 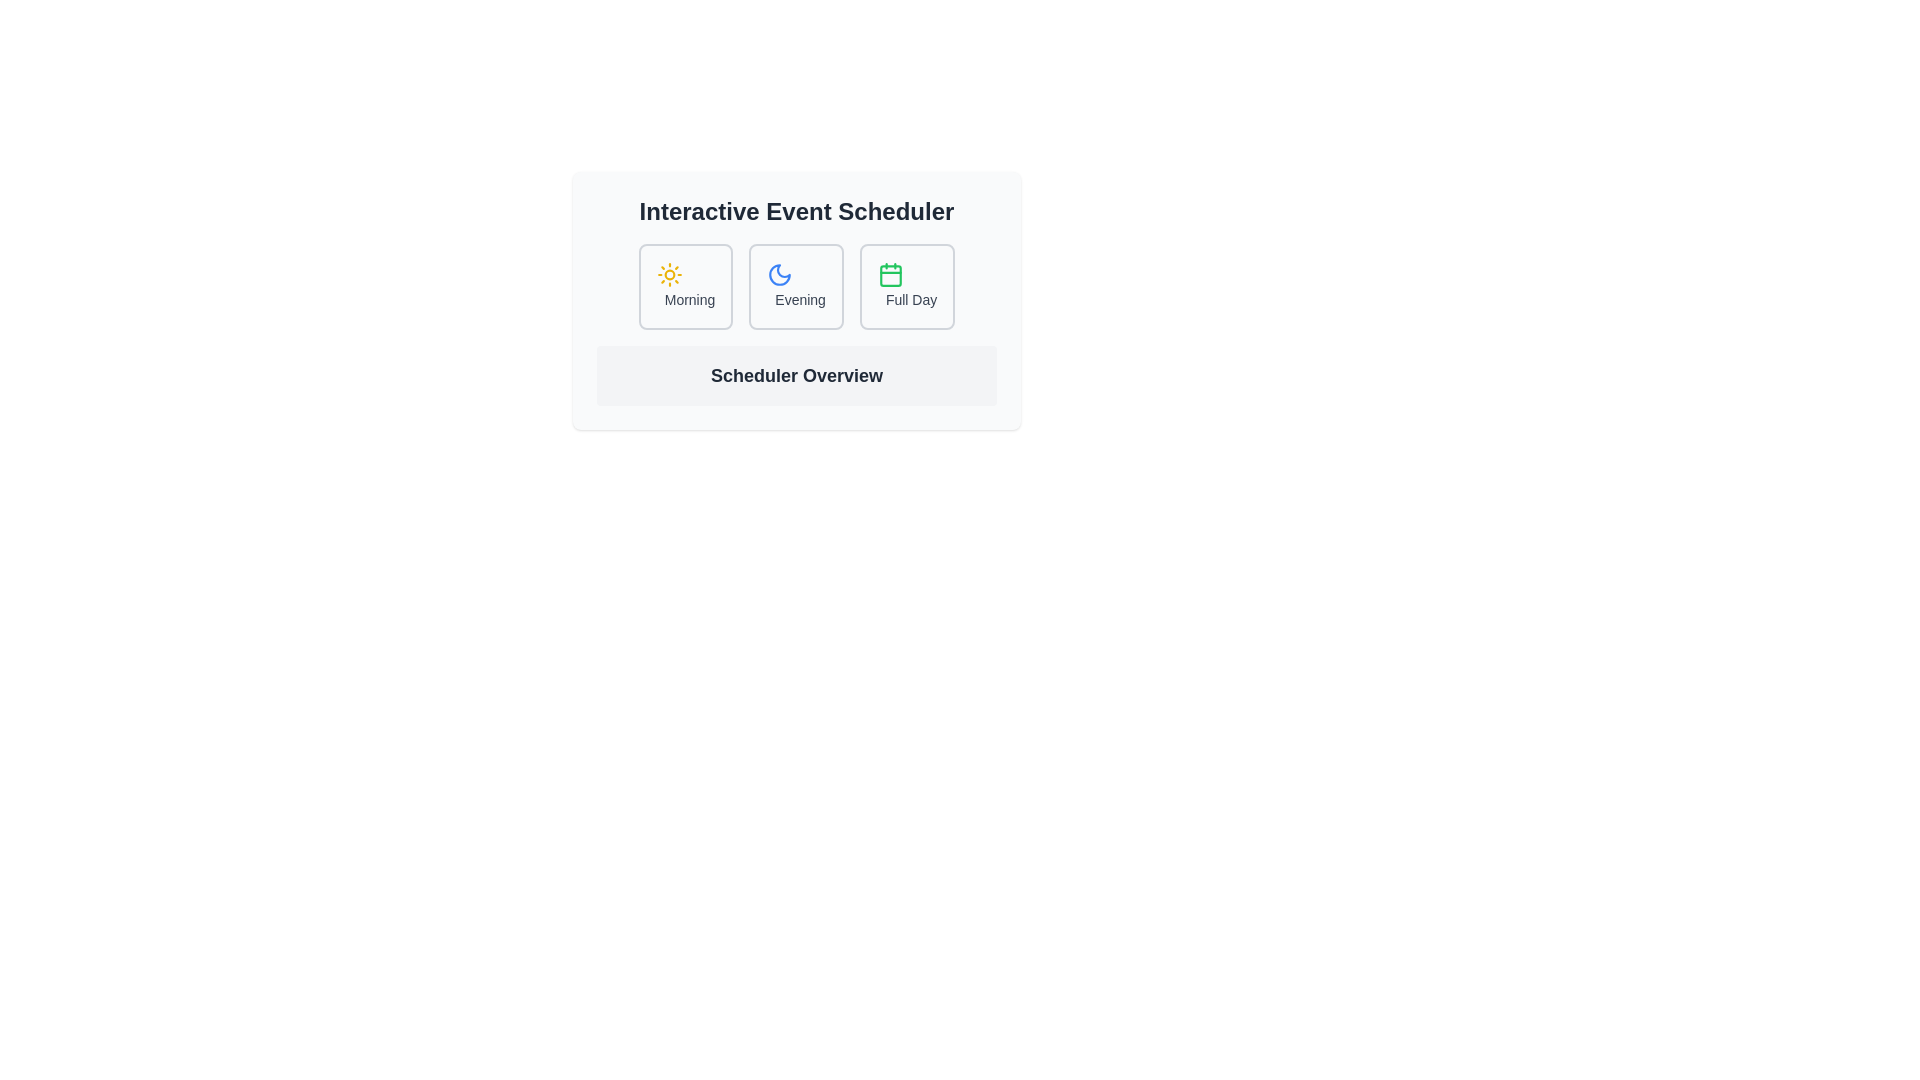 I want to click on the text label that reads 'Full Day' styled with a smaller font size and light gray color, located to the right of a green calendar icon under the heading 'Interactive Event Scheduler.', so click(x=910, y=300).